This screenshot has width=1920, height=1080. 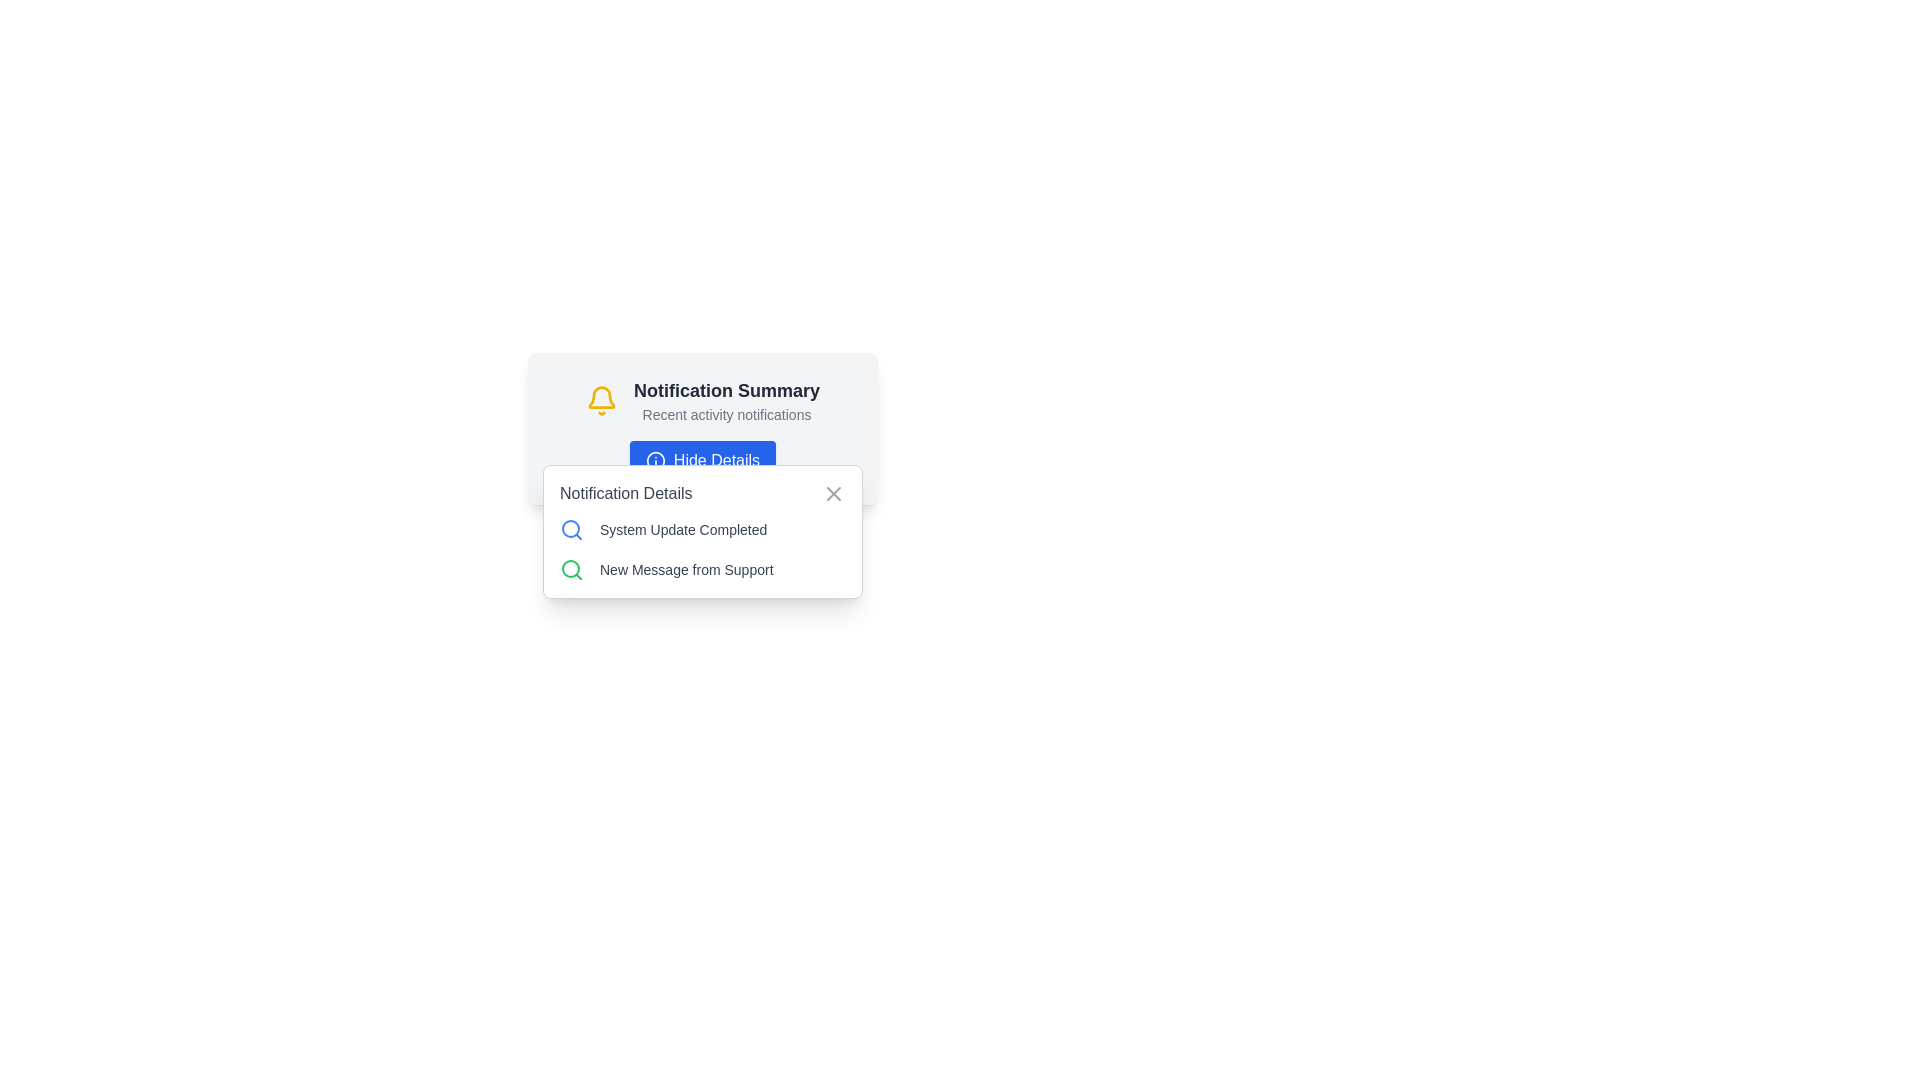 I want to click on the close button located in the top-right corner of the 'Notification Details' panel, so click(x=834, y=493).